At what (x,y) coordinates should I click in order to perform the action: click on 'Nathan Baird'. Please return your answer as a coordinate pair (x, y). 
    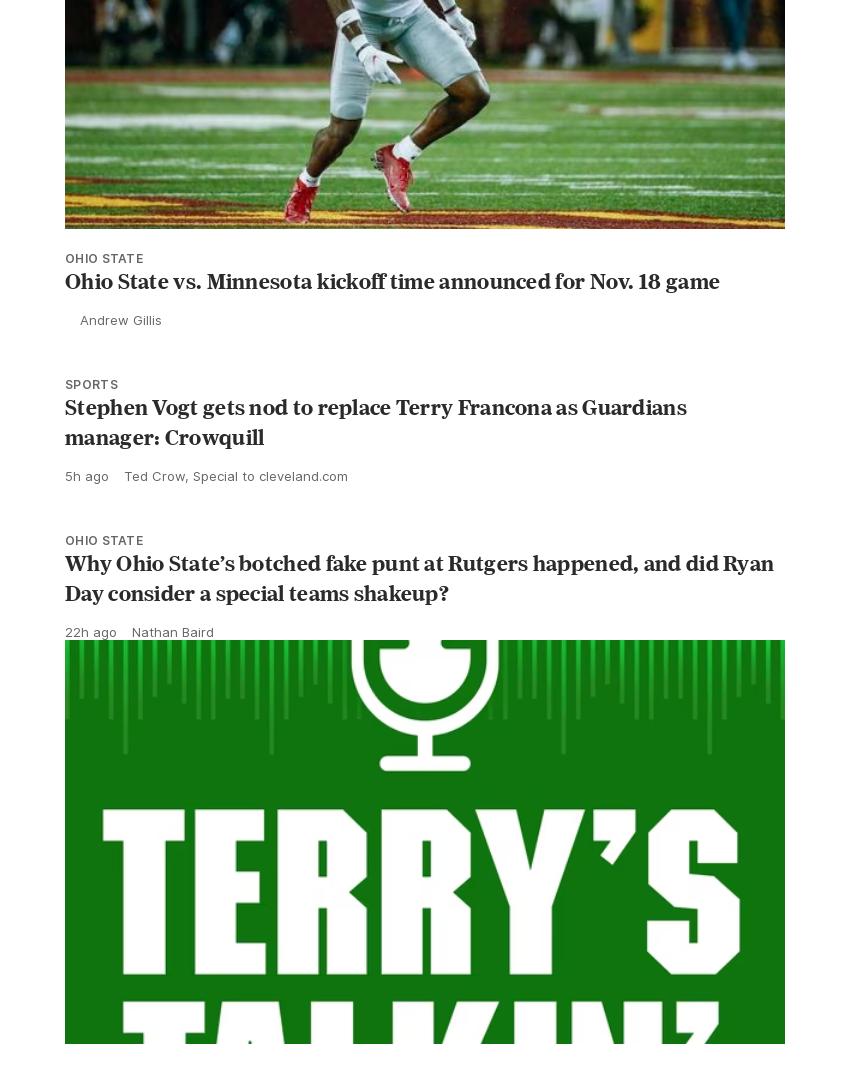
    Looking at the image, I should click on (171, 675).